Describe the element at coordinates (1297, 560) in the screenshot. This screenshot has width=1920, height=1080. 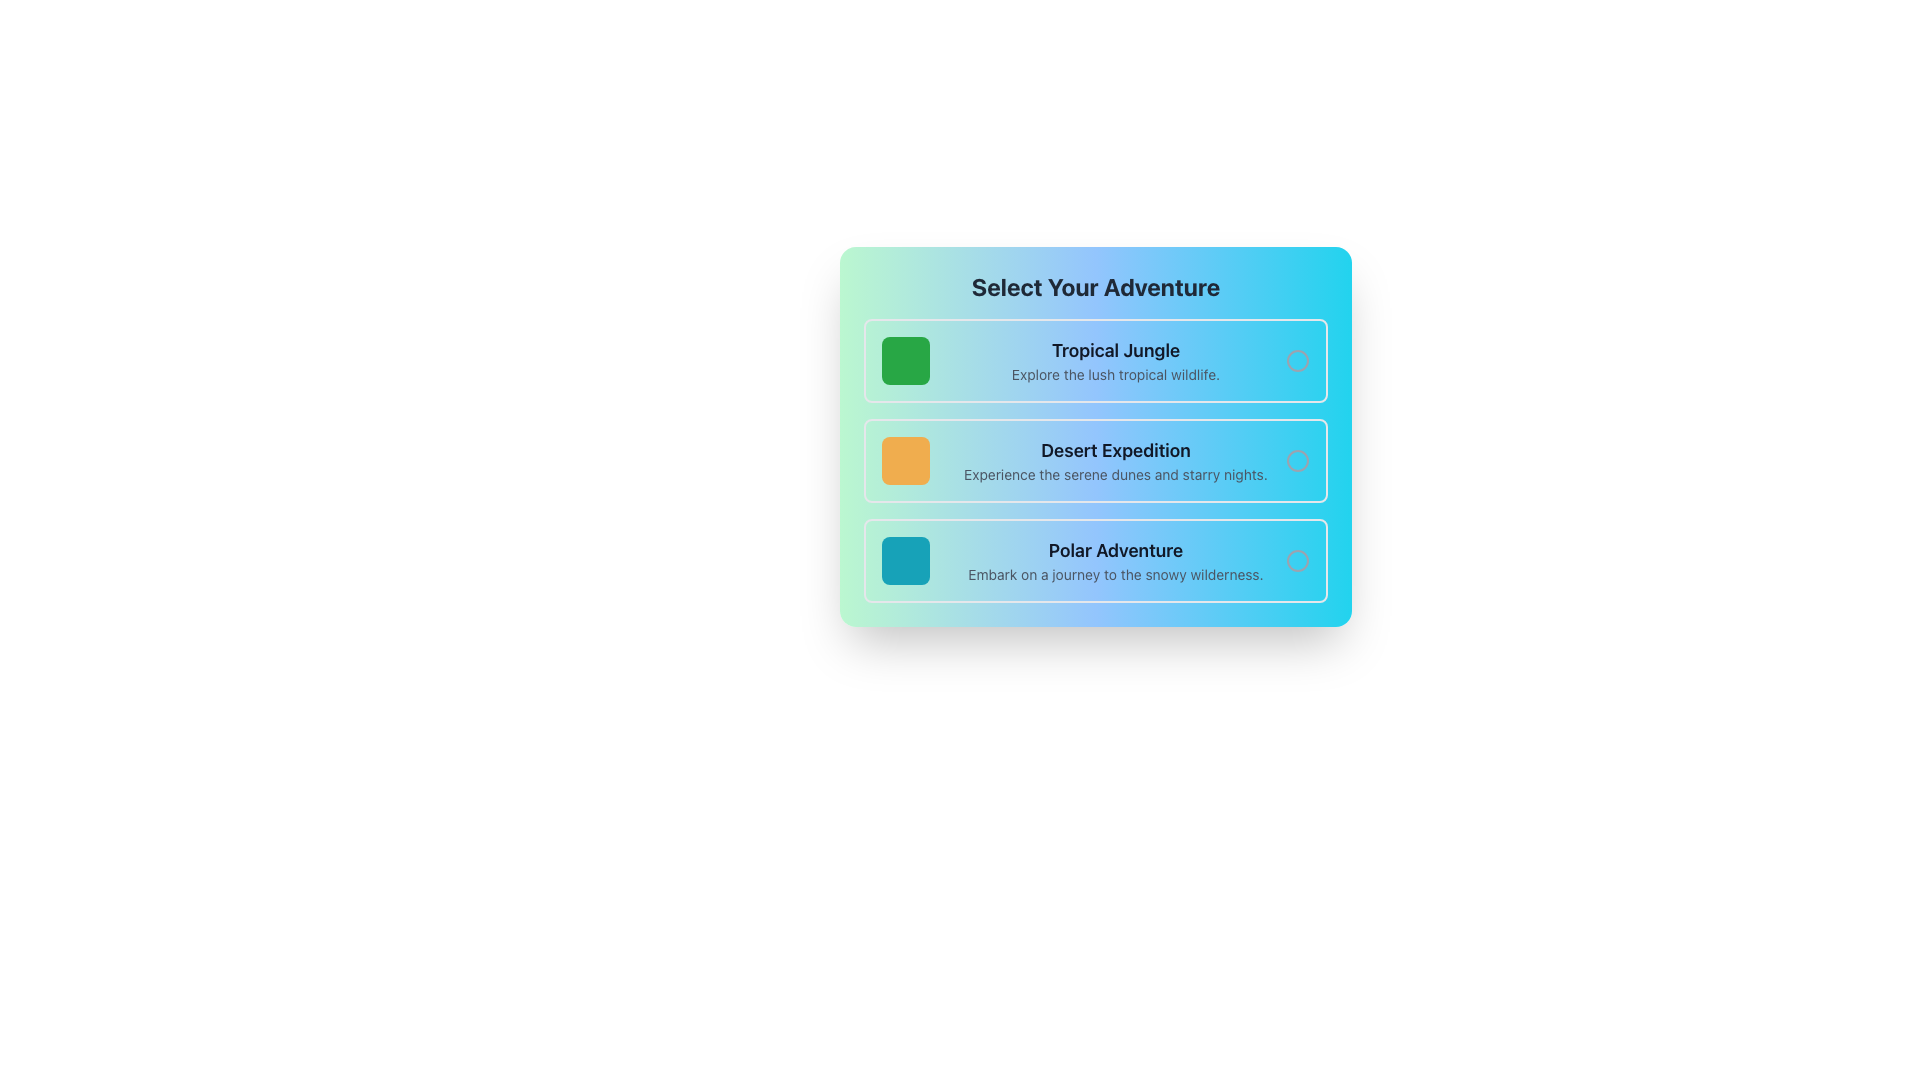
I see `the circular radio button in the 'Polar Adventure' section, which is right-aligned within the third option group` at that location.